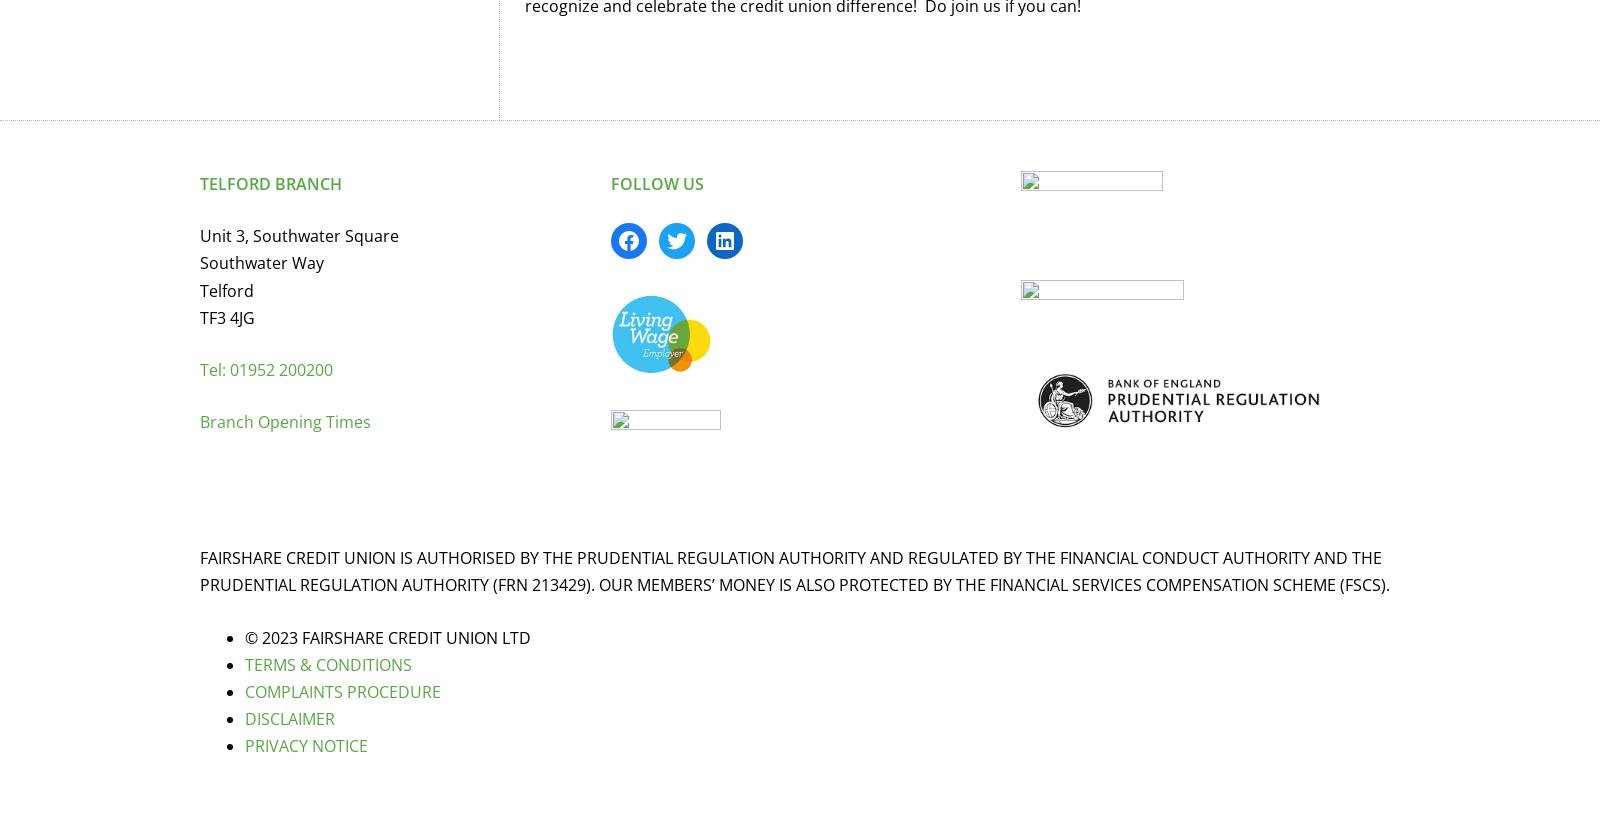 The image size is (1600, 834). I want to click on 'TERMS & CONDITIONS', so click(328, 663).